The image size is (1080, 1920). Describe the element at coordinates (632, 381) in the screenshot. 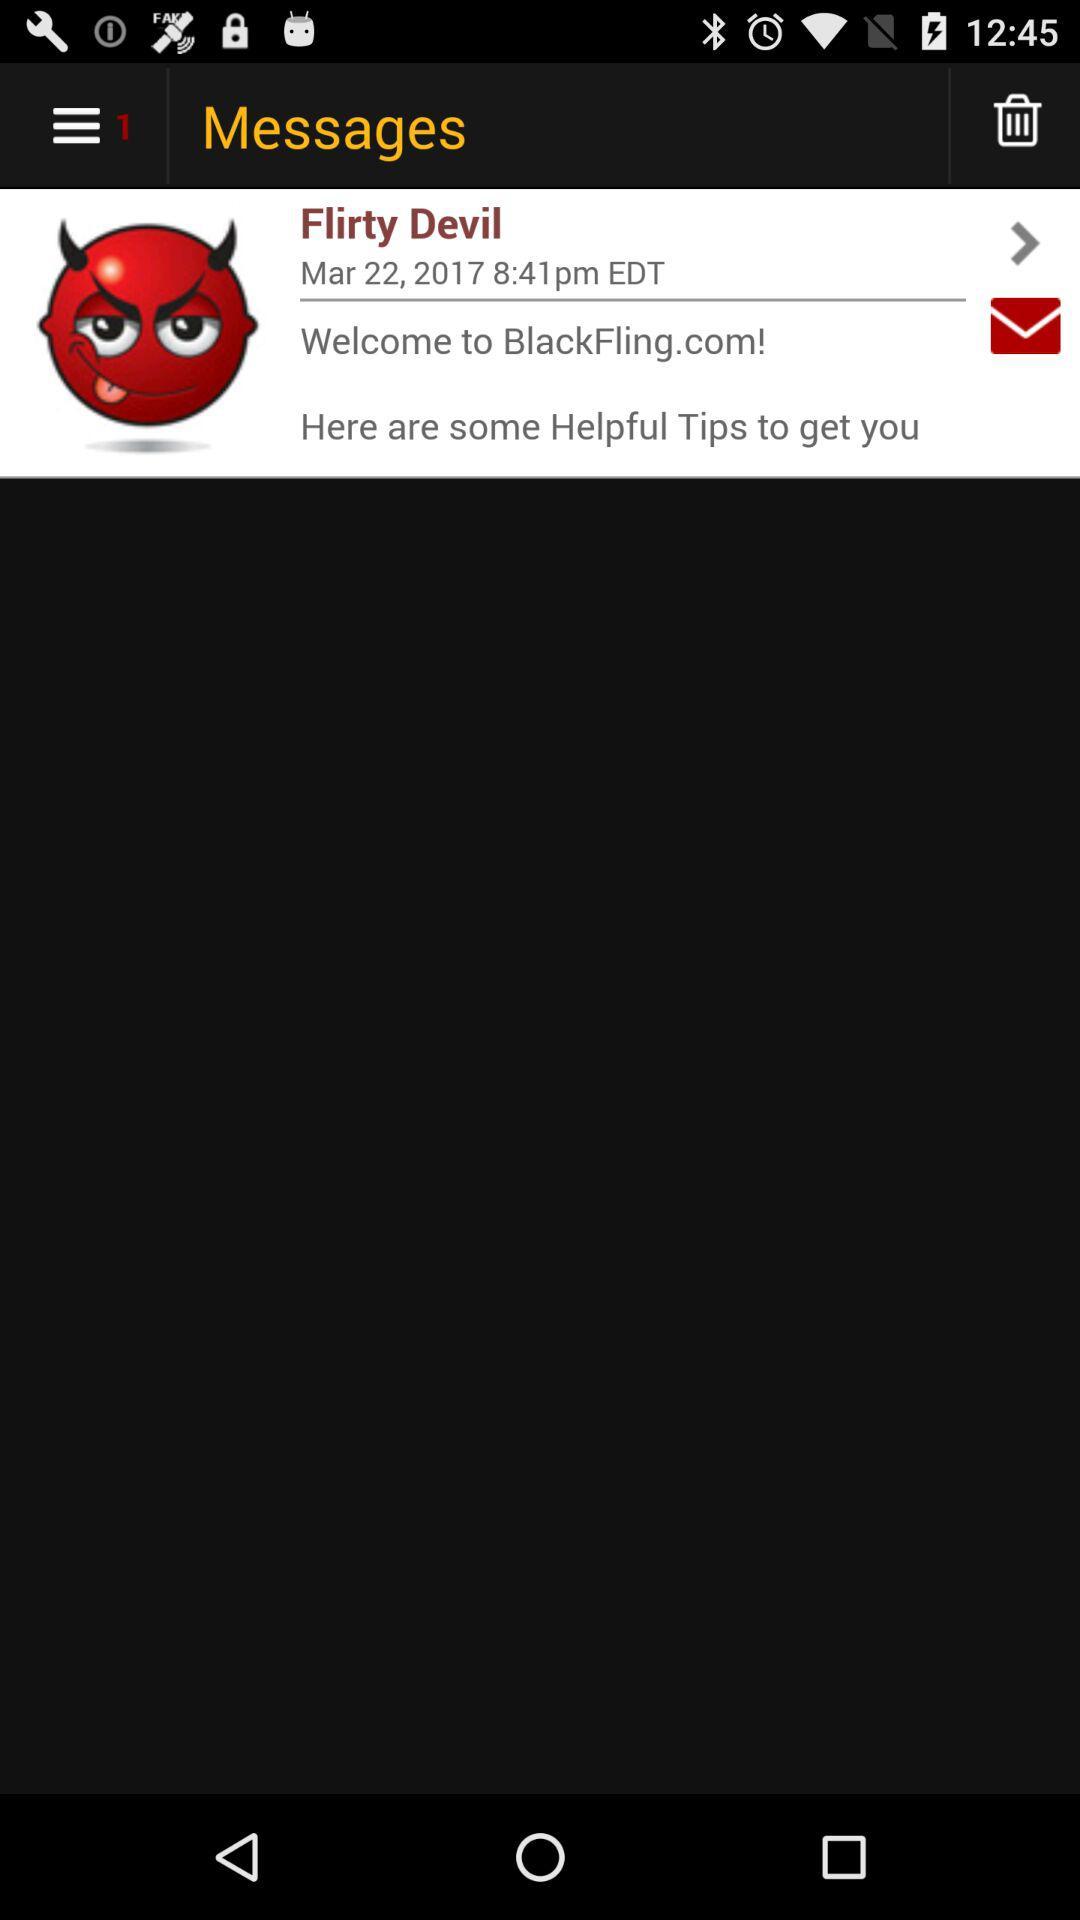

I see `welcome to blackfling item` at that location.